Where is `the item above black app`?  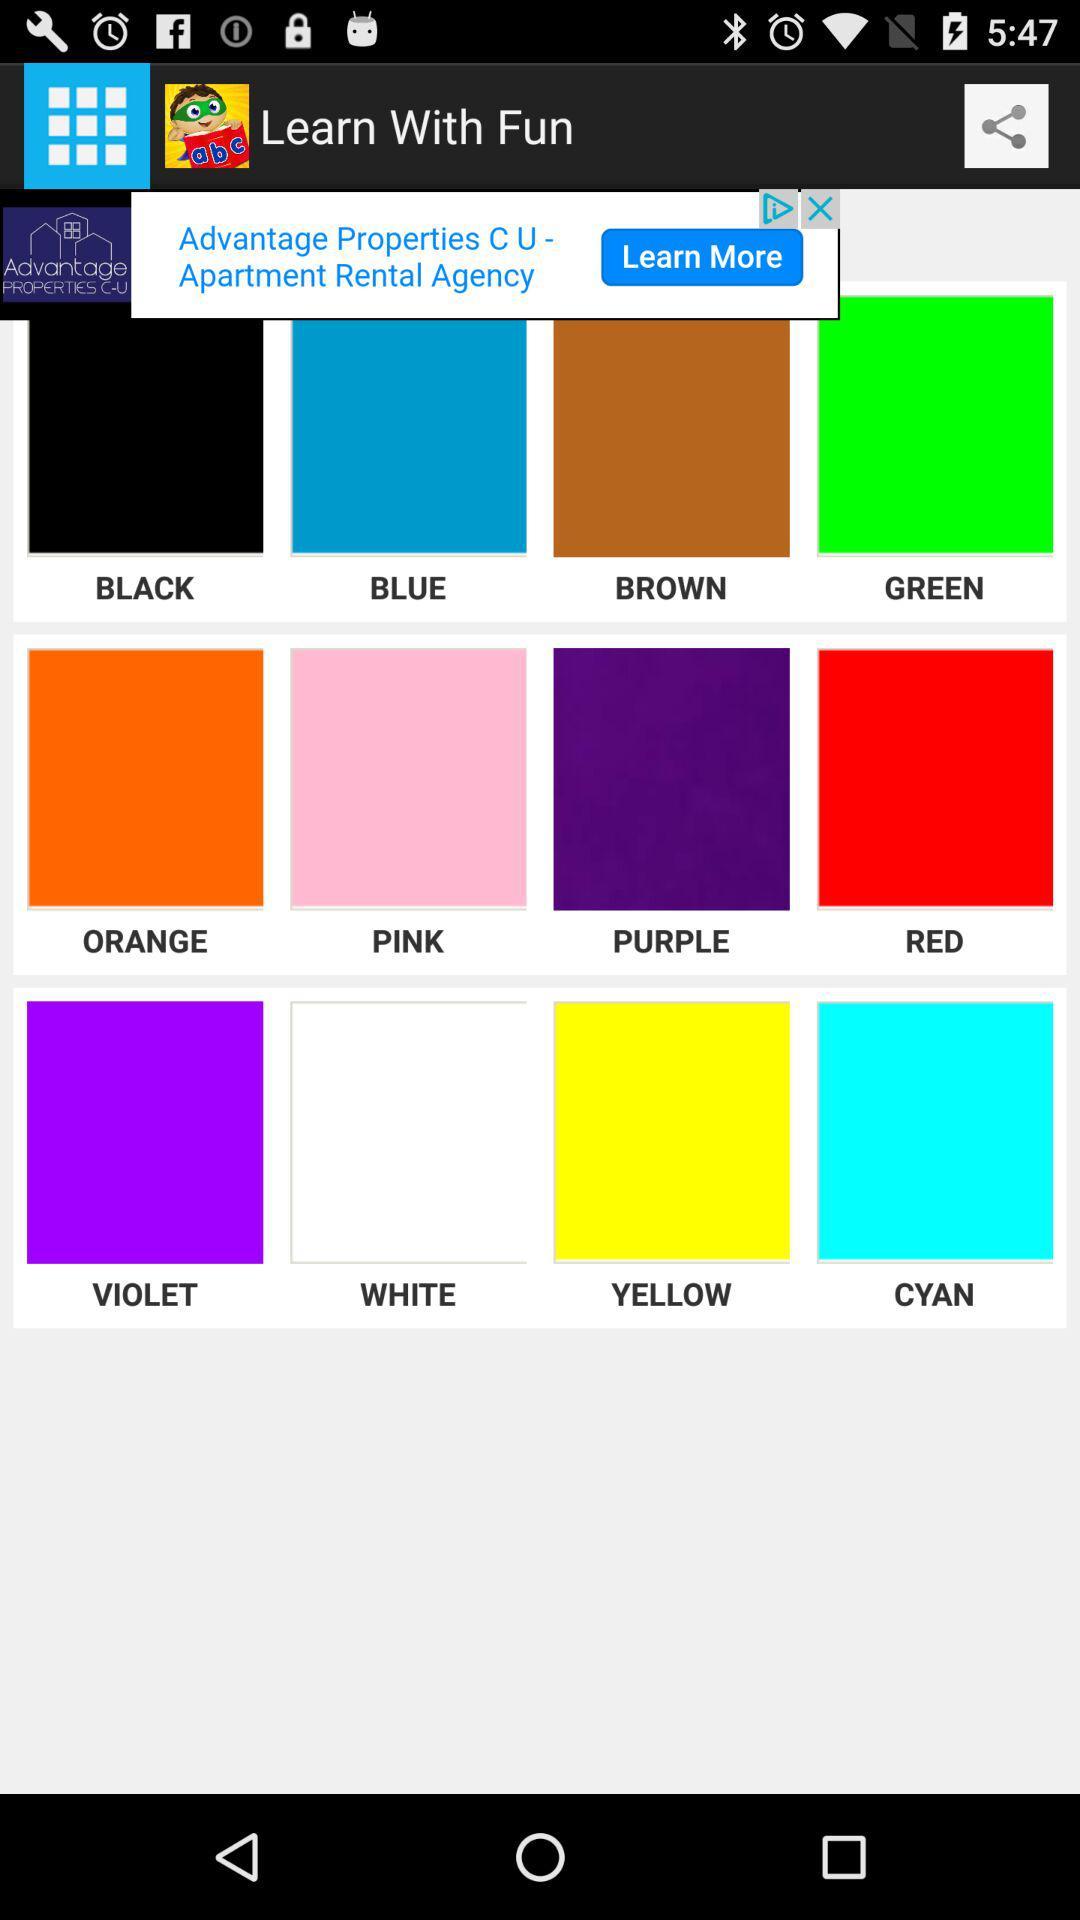
the item above black app is located at coordinates (419, 253).